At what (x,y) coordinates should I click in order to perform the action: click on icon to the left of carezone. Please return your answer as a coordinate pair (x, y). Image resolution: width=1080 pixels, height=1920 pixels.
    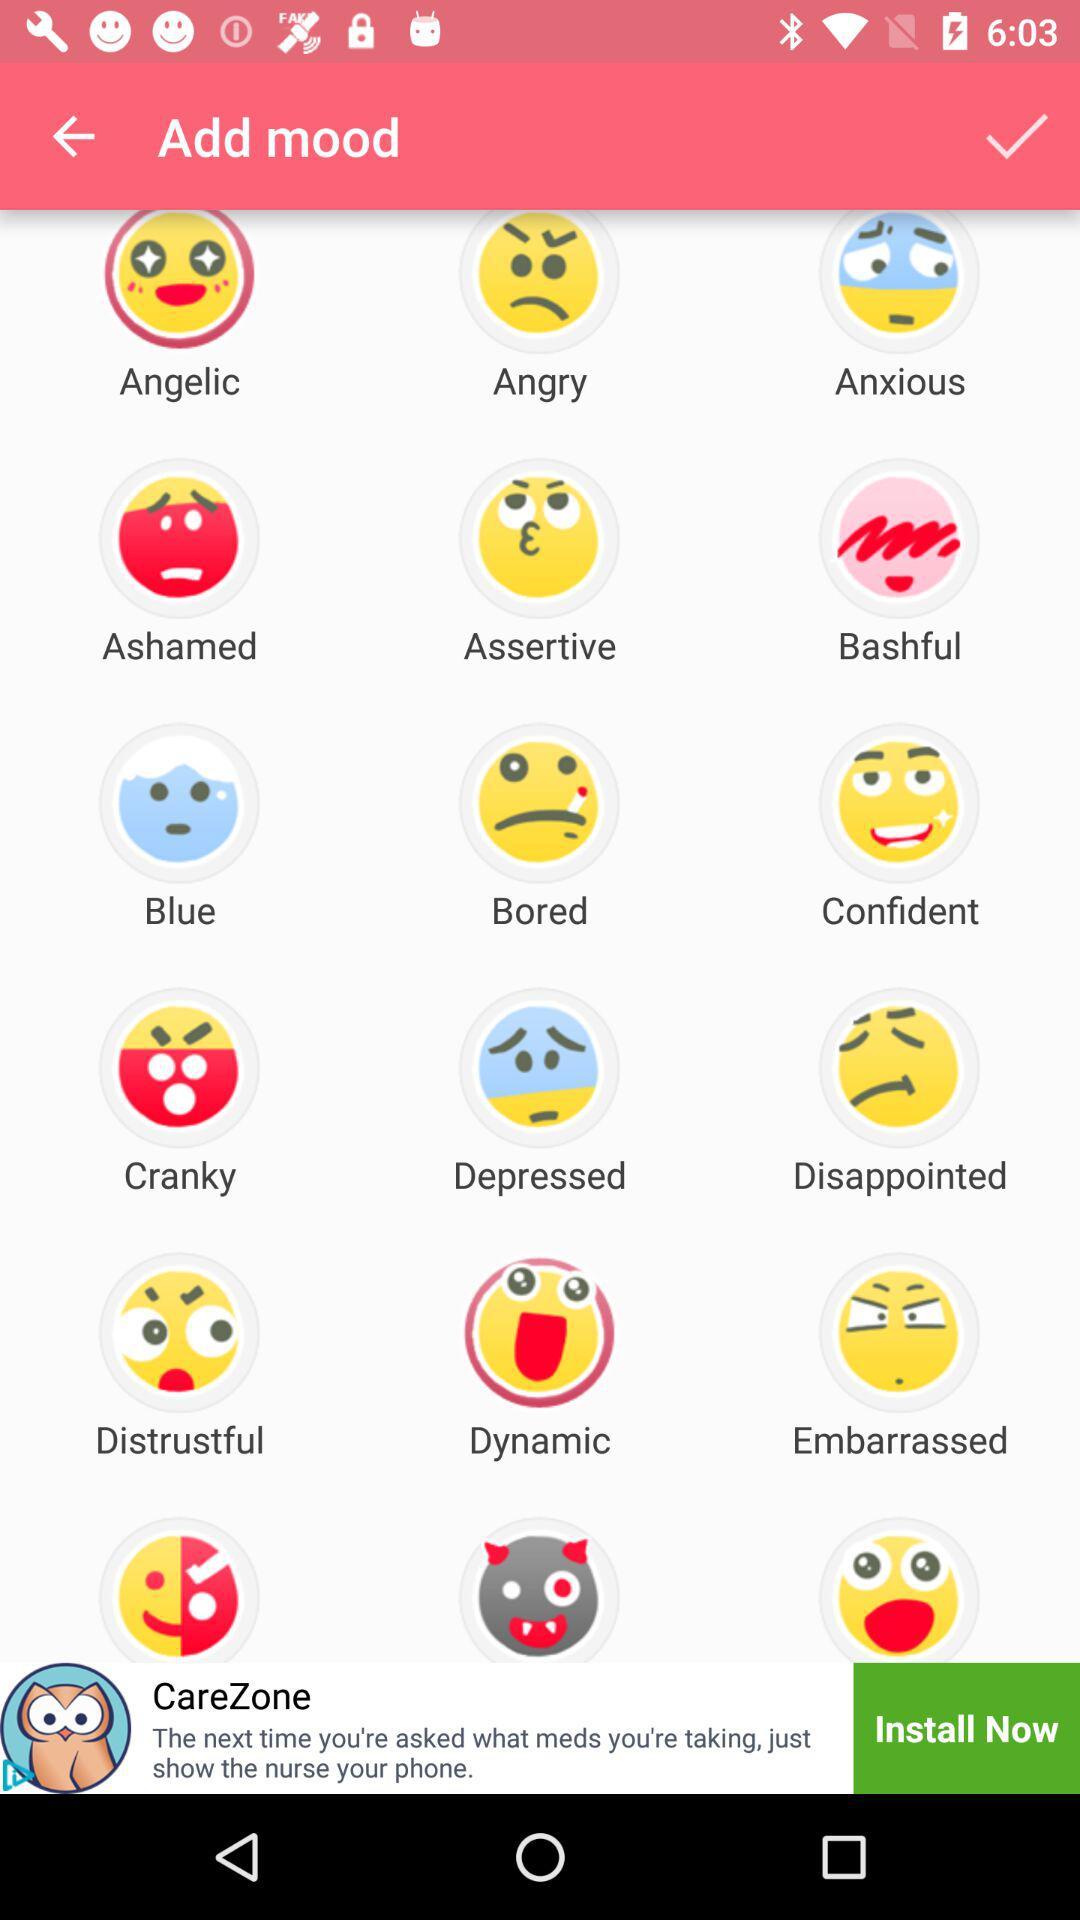
    Looking at the image, I should click on (64, 1727).